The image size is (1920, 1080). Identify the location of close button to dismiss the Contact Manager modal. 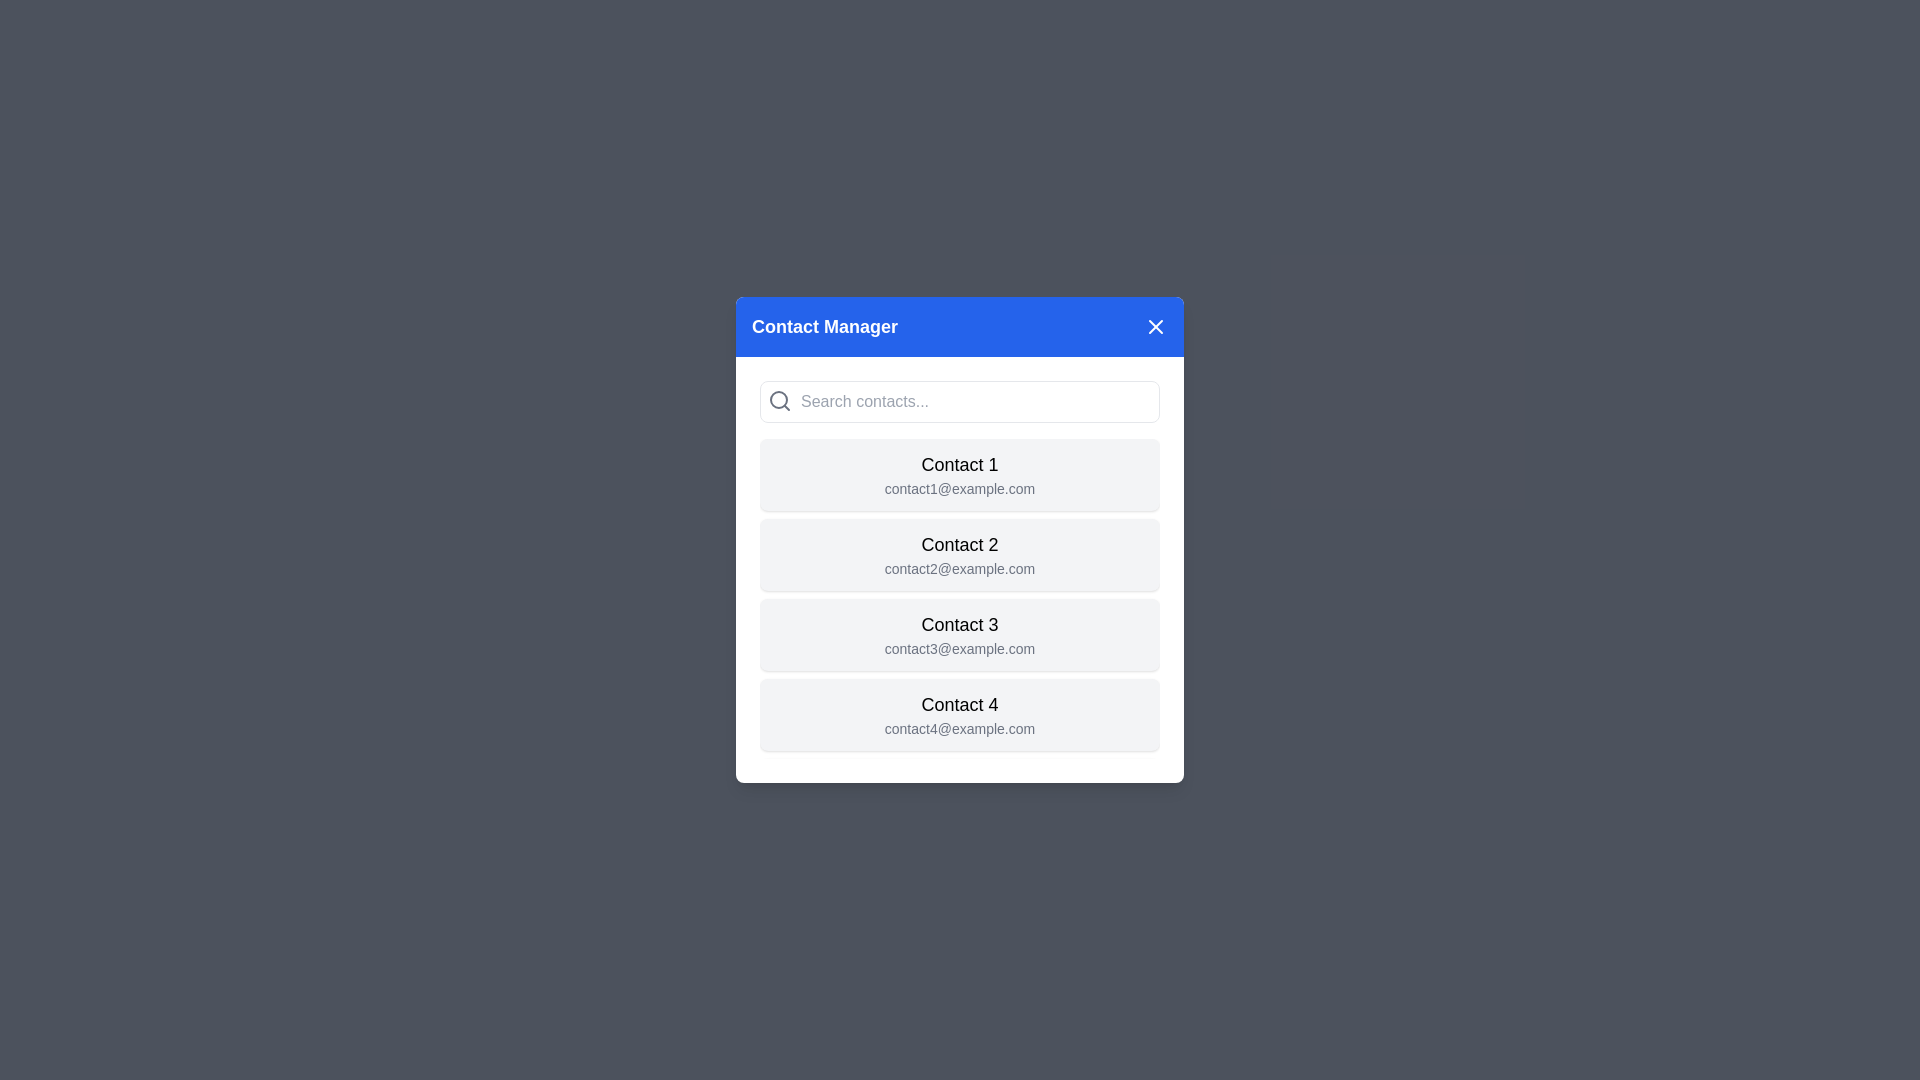
(1156, 326).